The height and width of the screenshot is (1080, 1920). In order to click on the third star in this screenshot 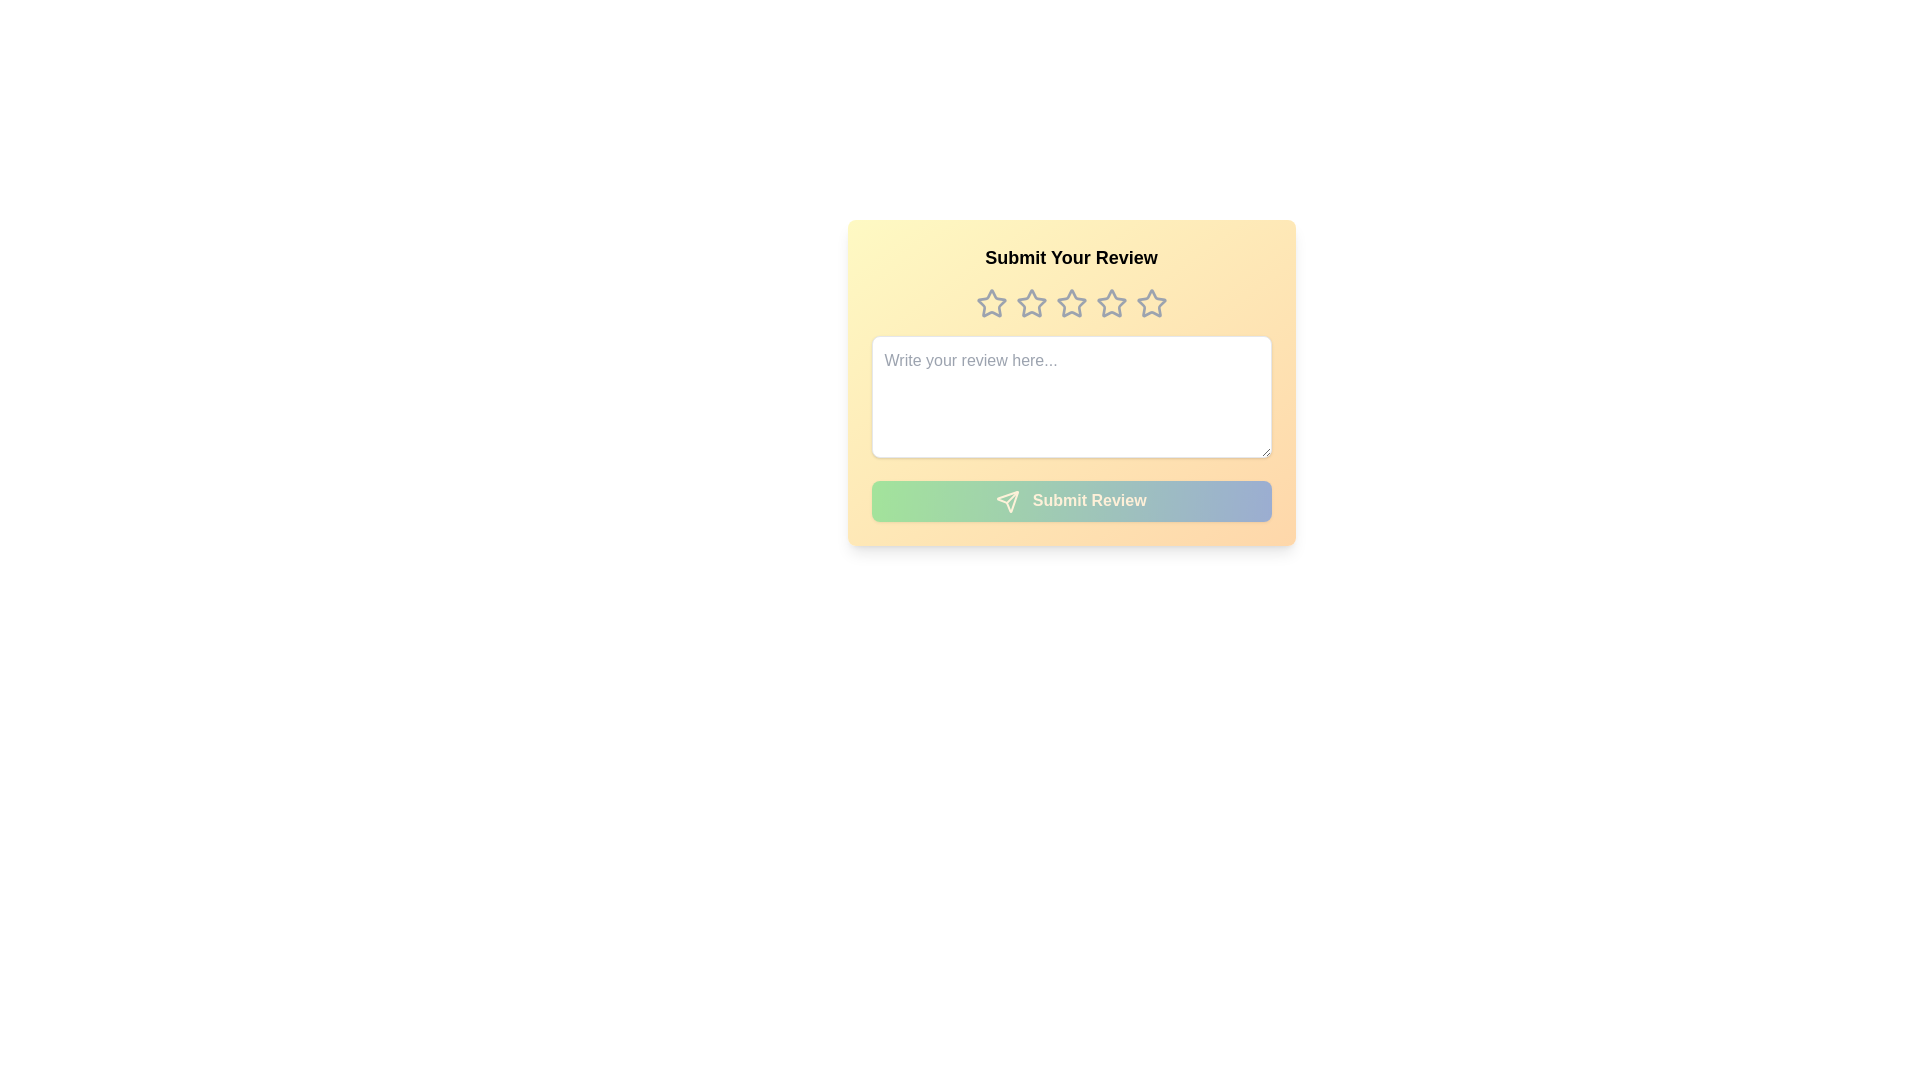, I will do `click(1070, 303)`.